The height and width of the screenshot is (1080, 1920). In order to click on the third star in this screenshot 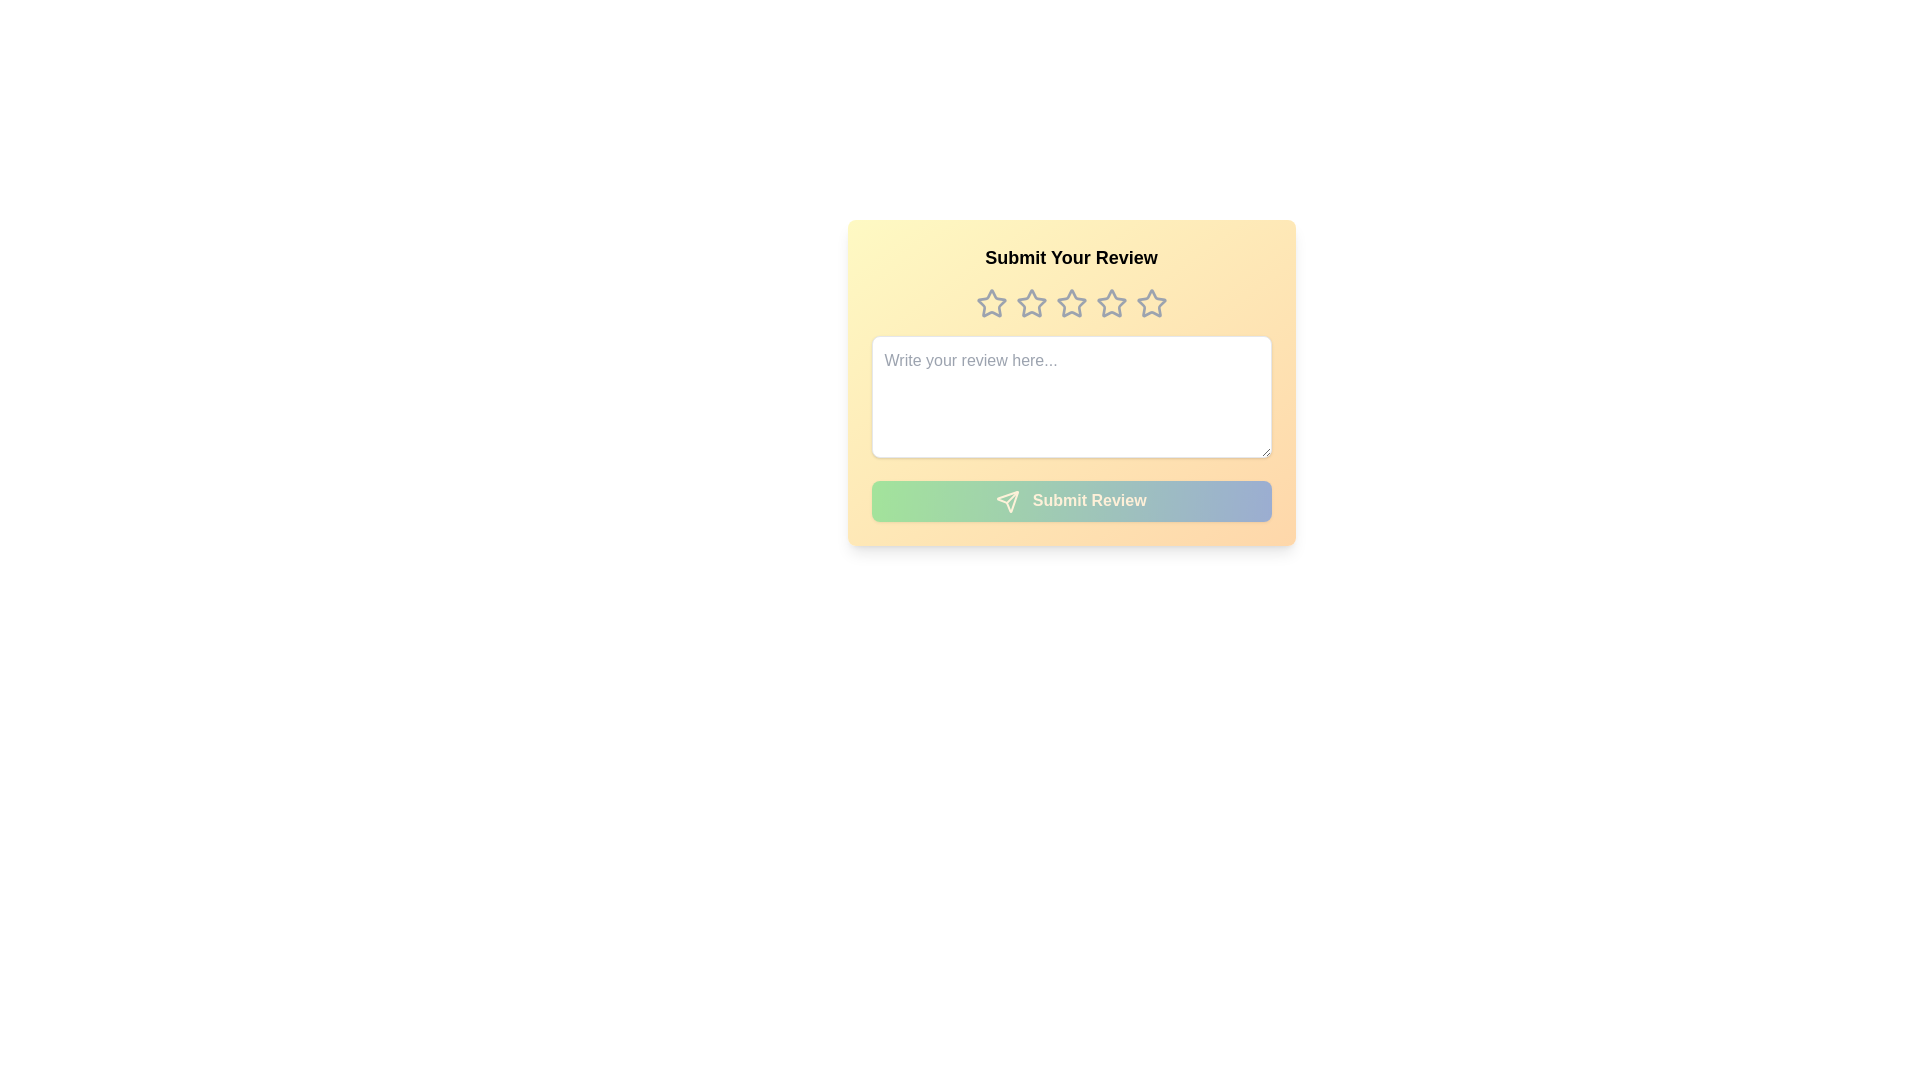, I will do `click(1070, 303)`.